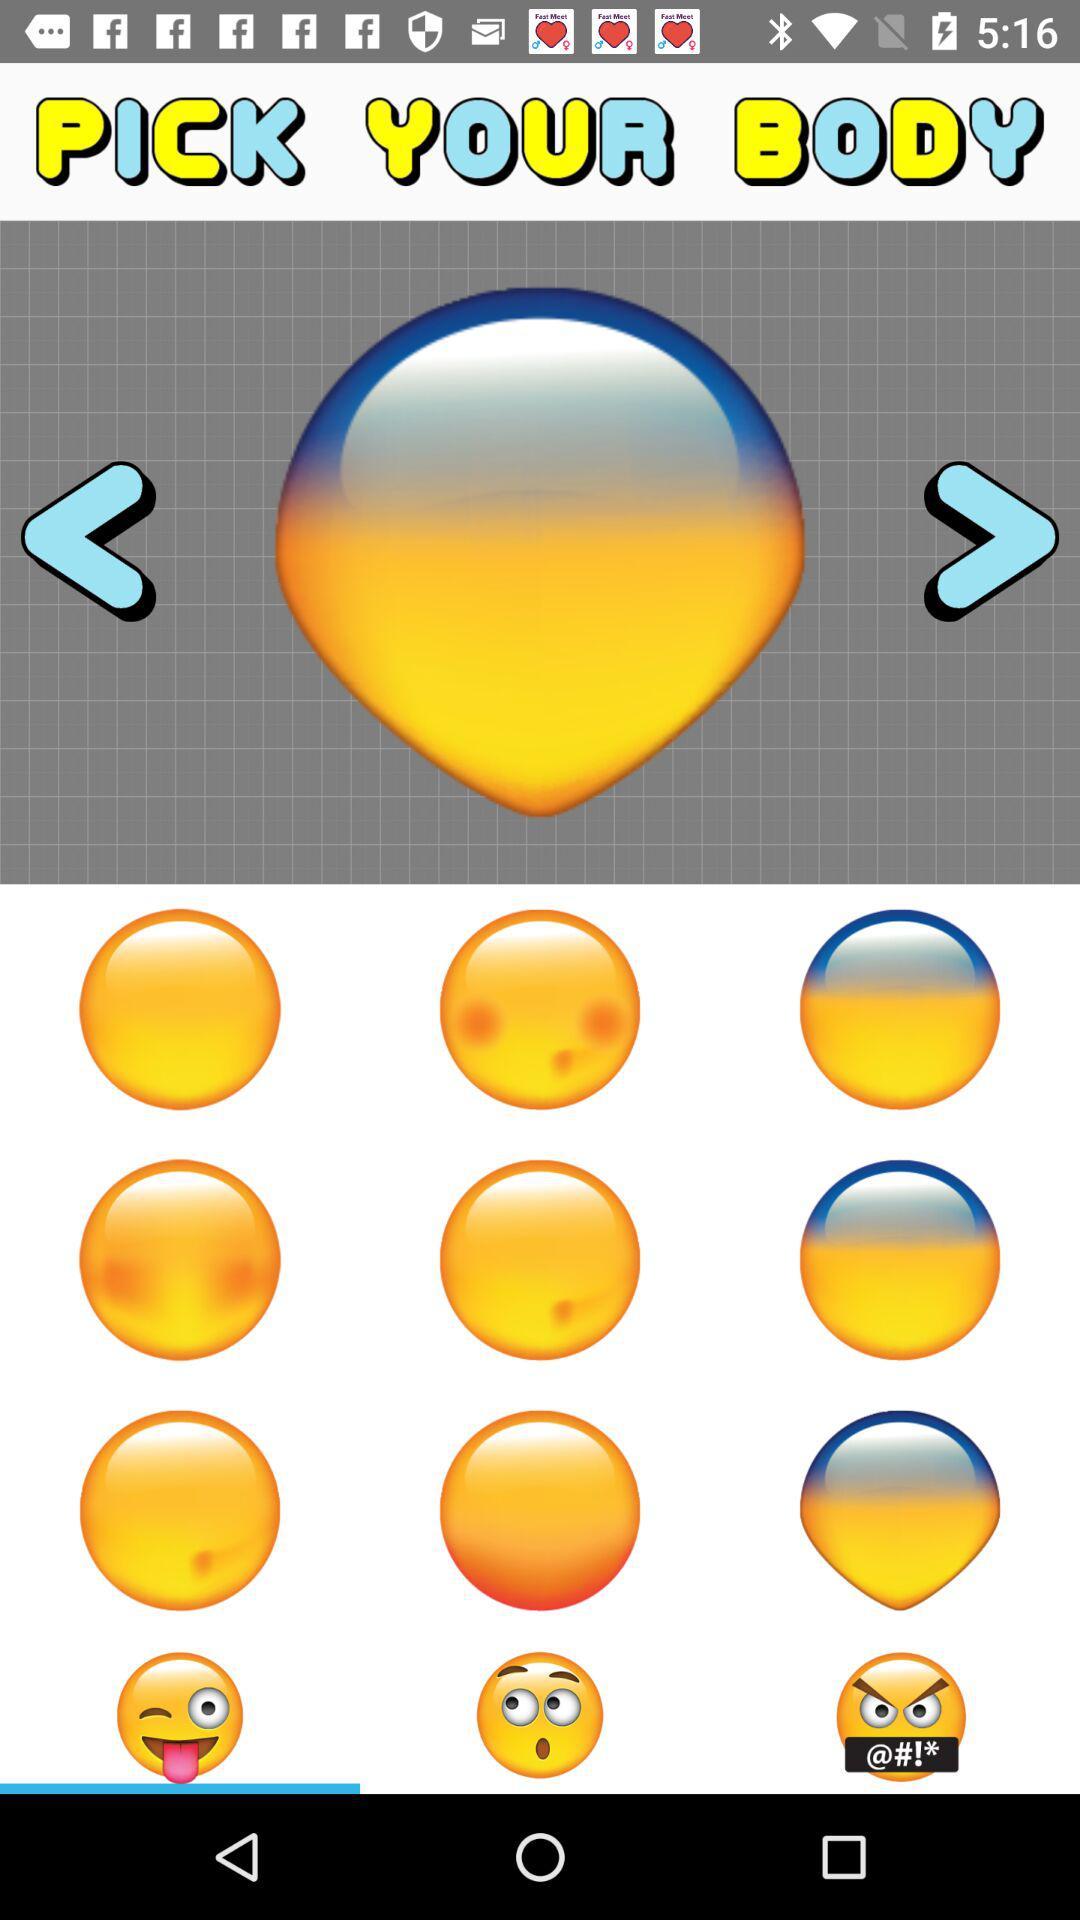  Describe the element at coordinates (540, 1510) in the screenshot. I see `body style` at that location.